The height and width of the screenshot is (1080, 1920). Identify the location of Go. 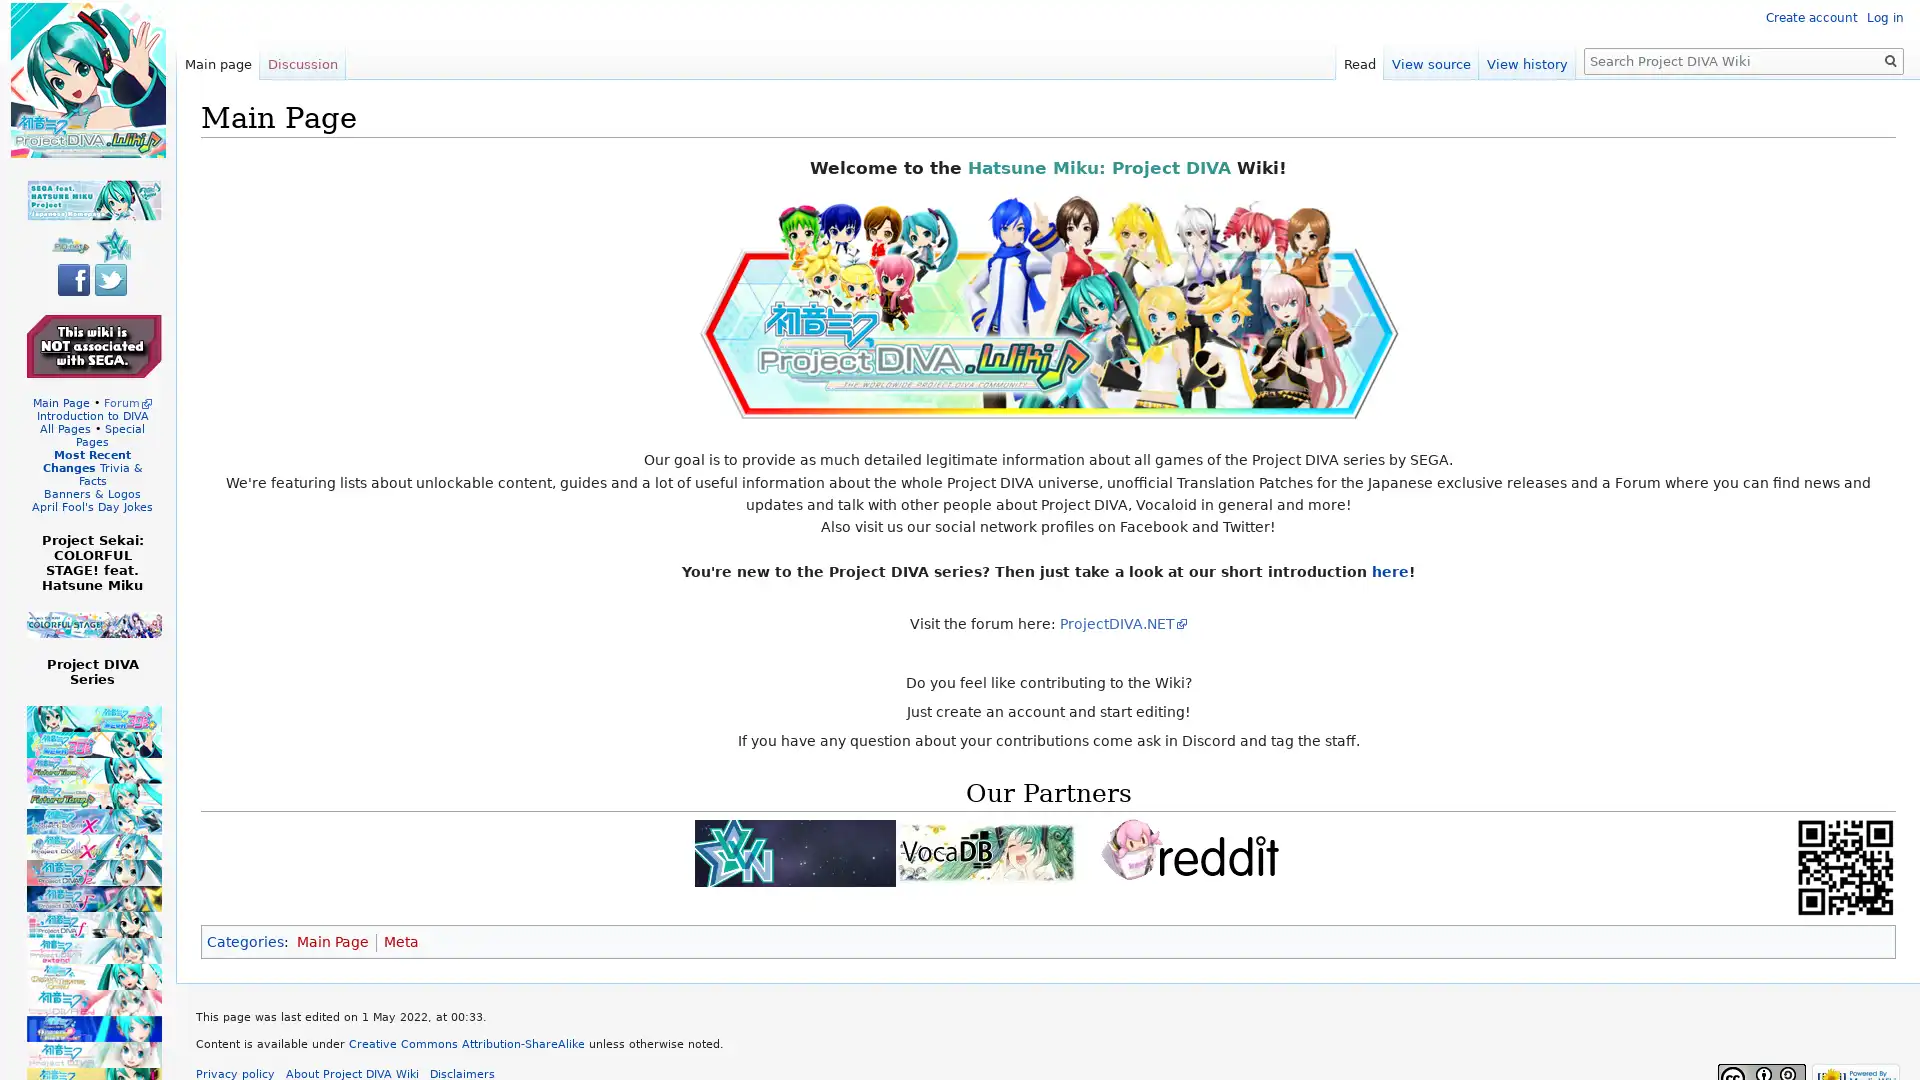
(1890, 60).